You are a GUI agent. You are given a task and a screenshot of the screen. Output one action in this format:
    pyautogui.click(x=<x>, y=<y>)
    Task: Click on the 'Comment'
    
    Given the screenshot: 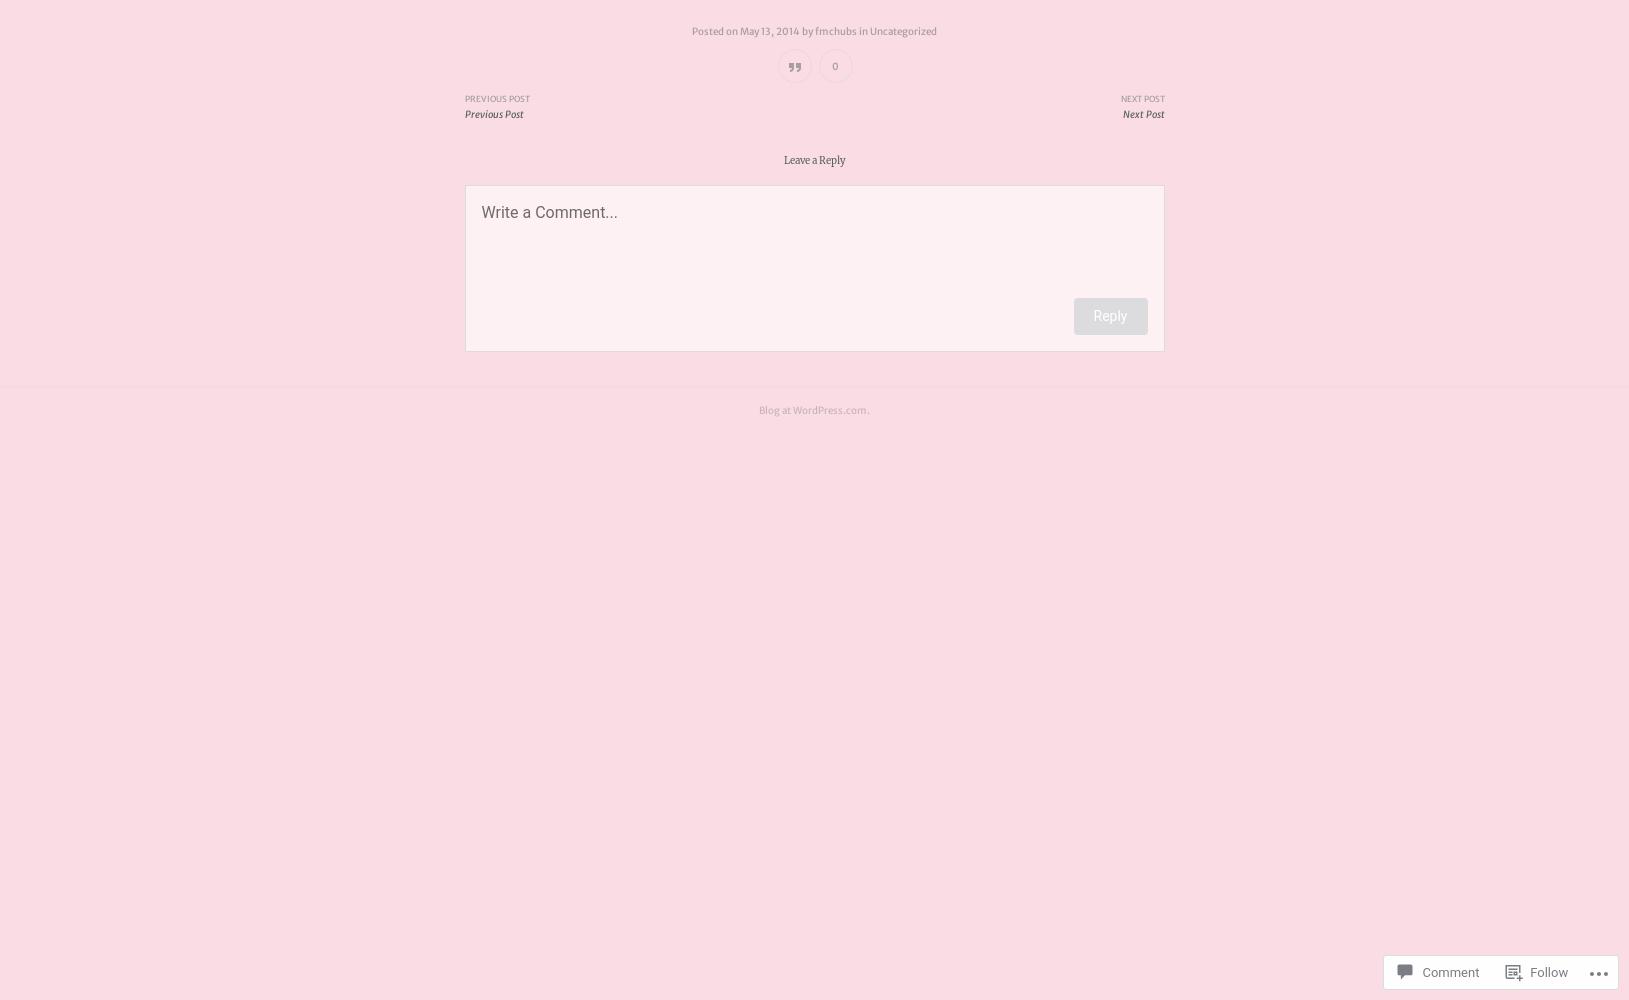 What is the action you would take?
    pyautogui.click(x=1449, y=971)
    